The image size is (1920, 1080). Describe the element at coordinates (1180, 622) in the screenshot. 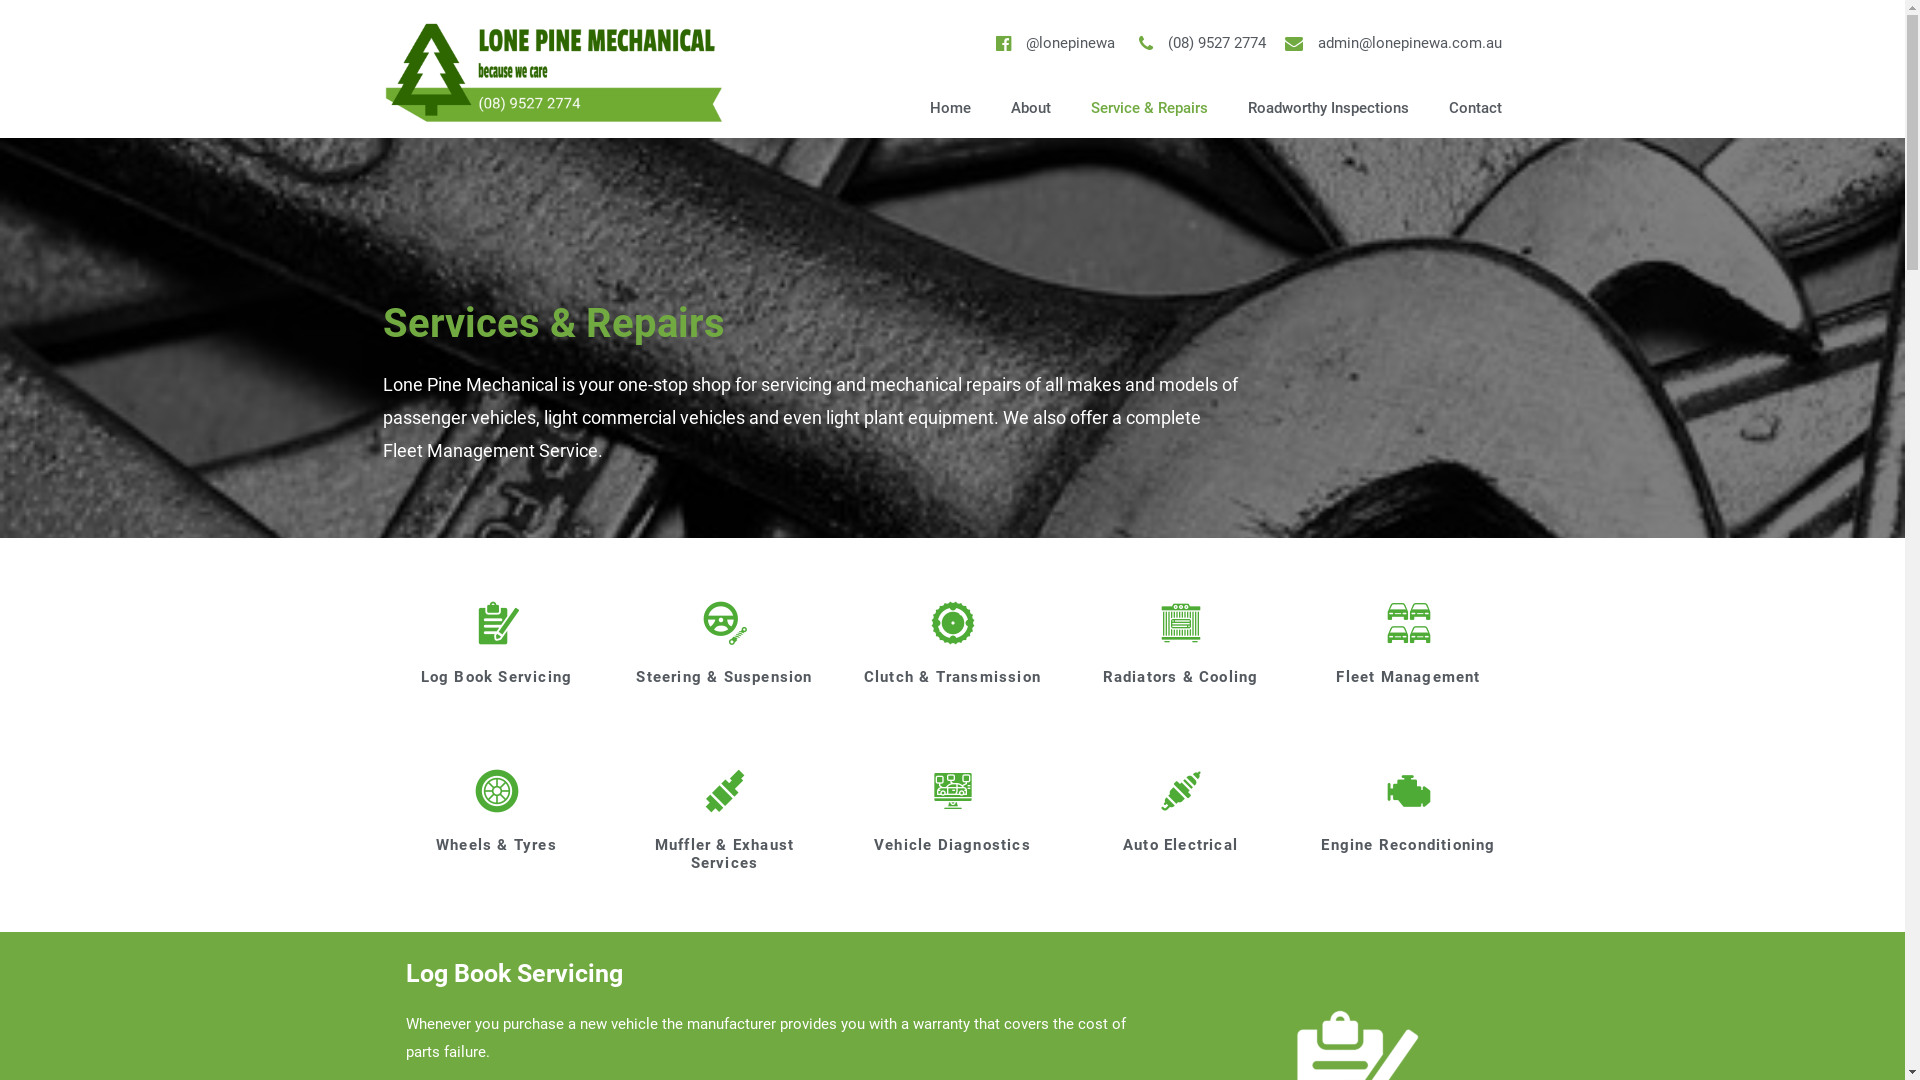

I see `'radiator'` at that location.